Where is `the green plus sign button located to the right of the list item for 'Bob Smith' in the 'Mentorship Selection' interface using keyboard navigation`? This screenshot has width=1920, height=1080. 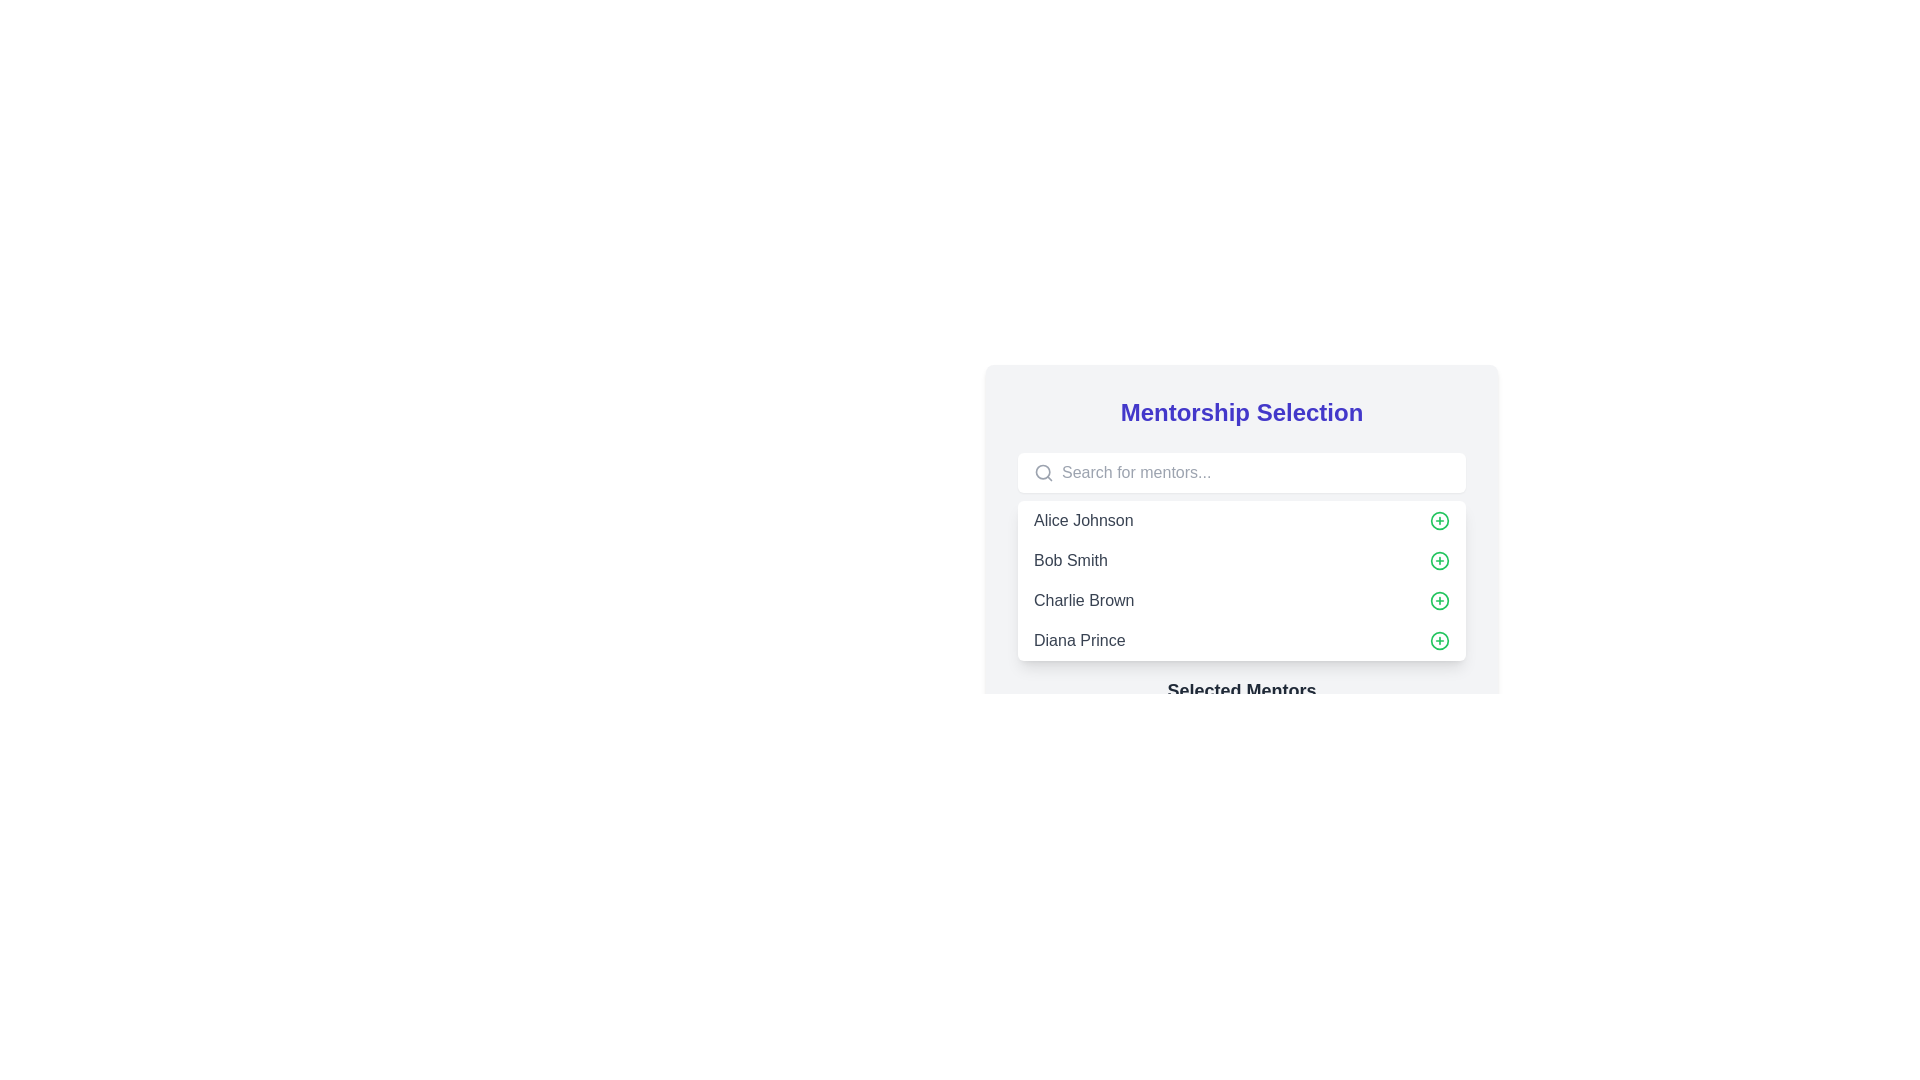 the green plus sign button located to the right of the list item for 'Bob Smith' in the 'Mentorship Selection' interface using keyboard navigation is located at coordinates (1440, 560).